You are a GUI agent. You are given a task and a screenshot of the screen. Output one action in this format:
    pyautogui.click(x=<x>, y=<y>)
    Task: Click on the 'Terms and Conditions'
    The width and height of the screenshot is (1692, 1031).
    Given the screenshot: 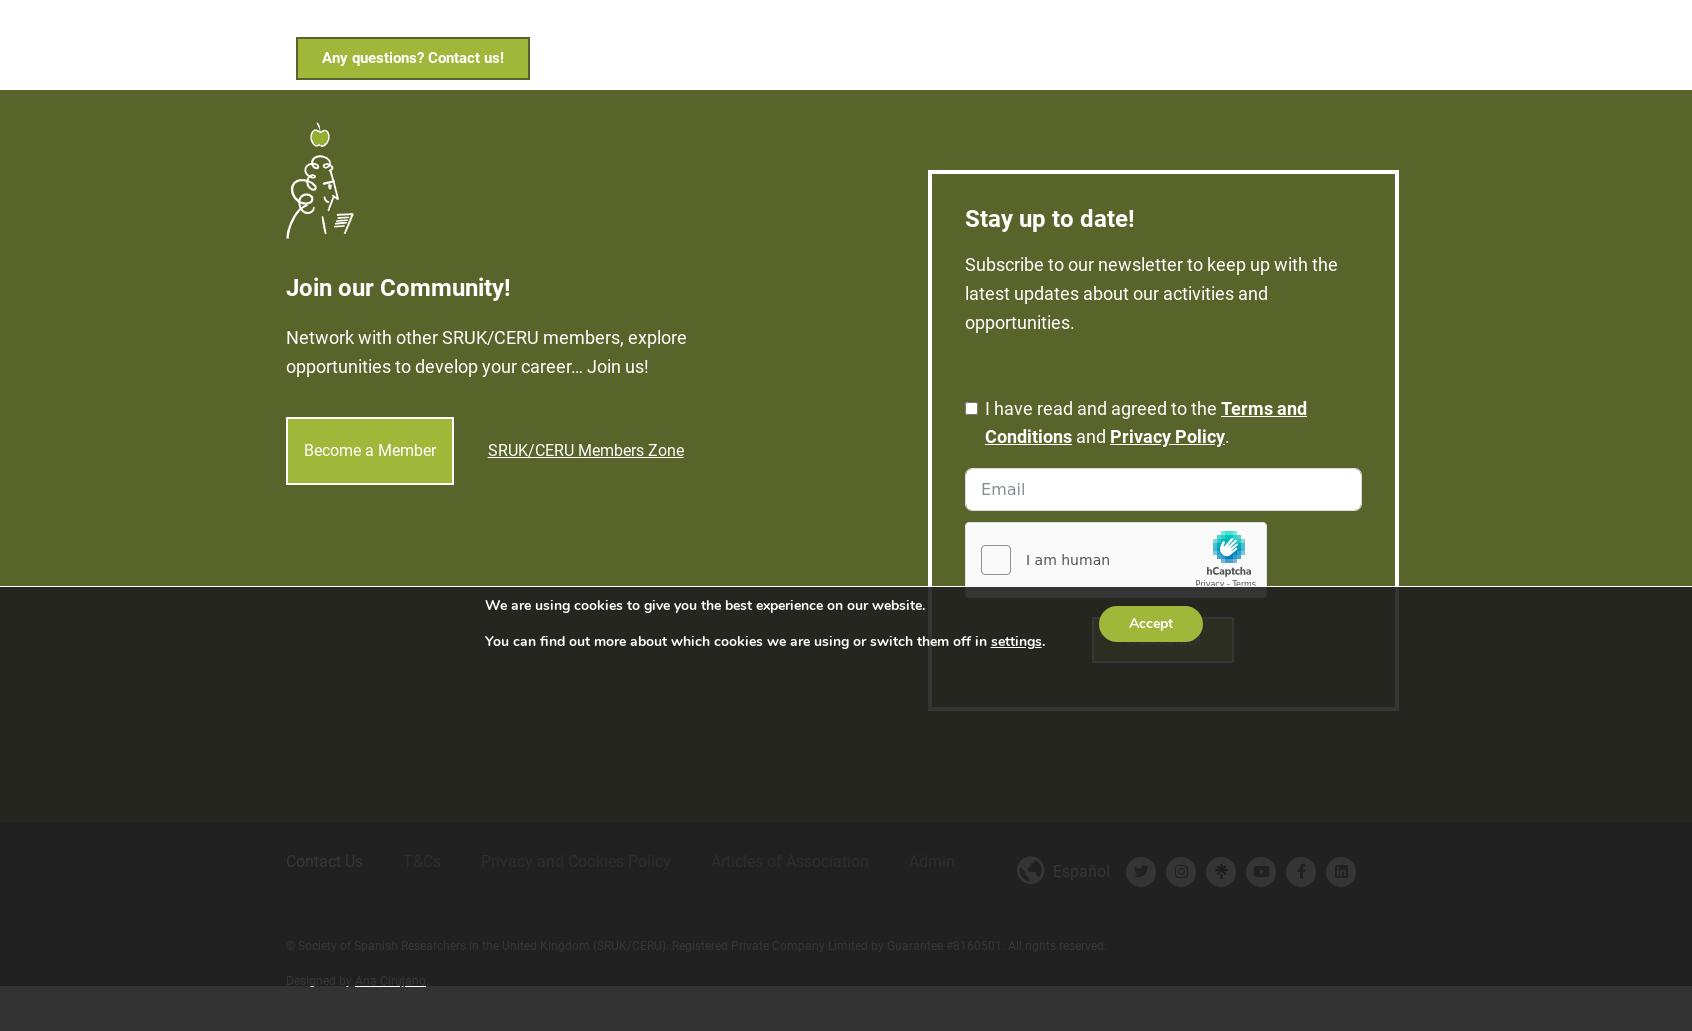 What is the action you would take?
    pyautogui.click(x=985, y=403)
    